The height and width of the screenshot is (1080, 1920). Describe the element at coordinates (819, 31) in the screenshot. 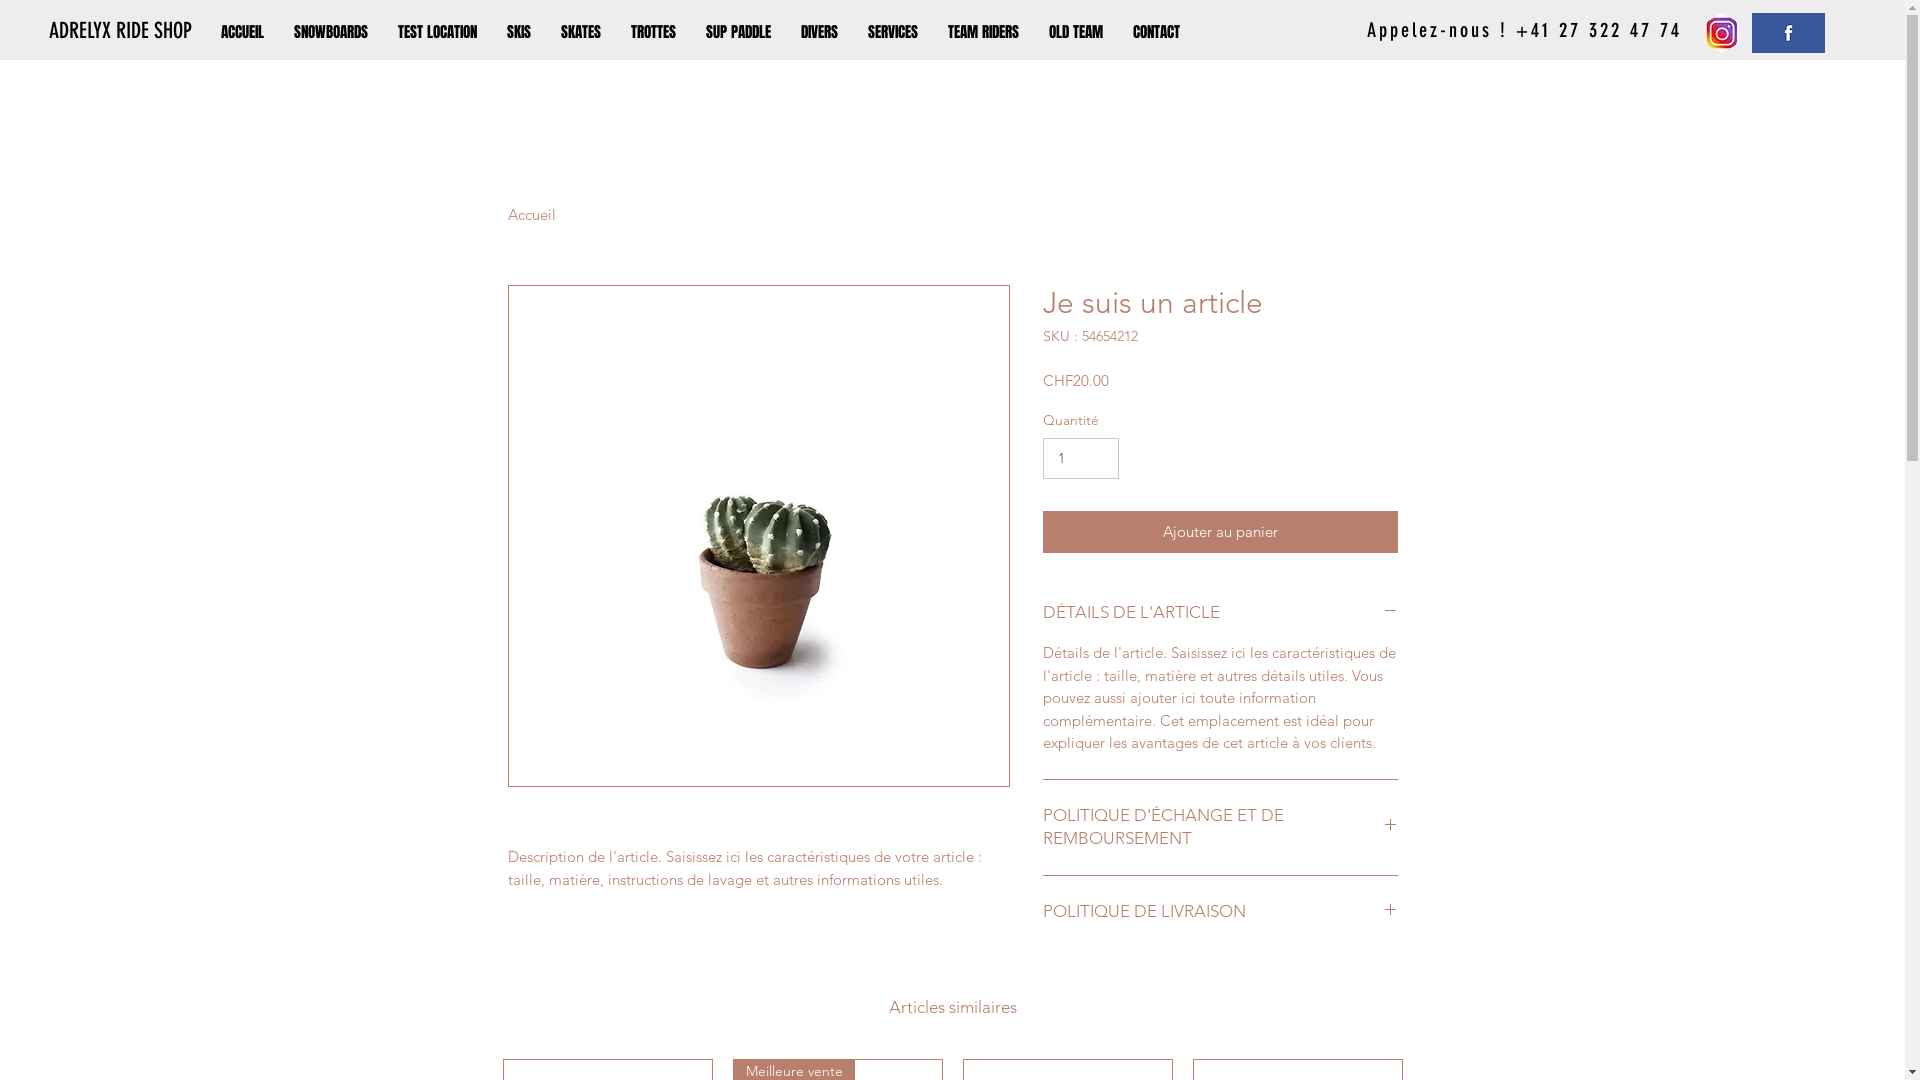

I see `'DIVERS'` at that location.